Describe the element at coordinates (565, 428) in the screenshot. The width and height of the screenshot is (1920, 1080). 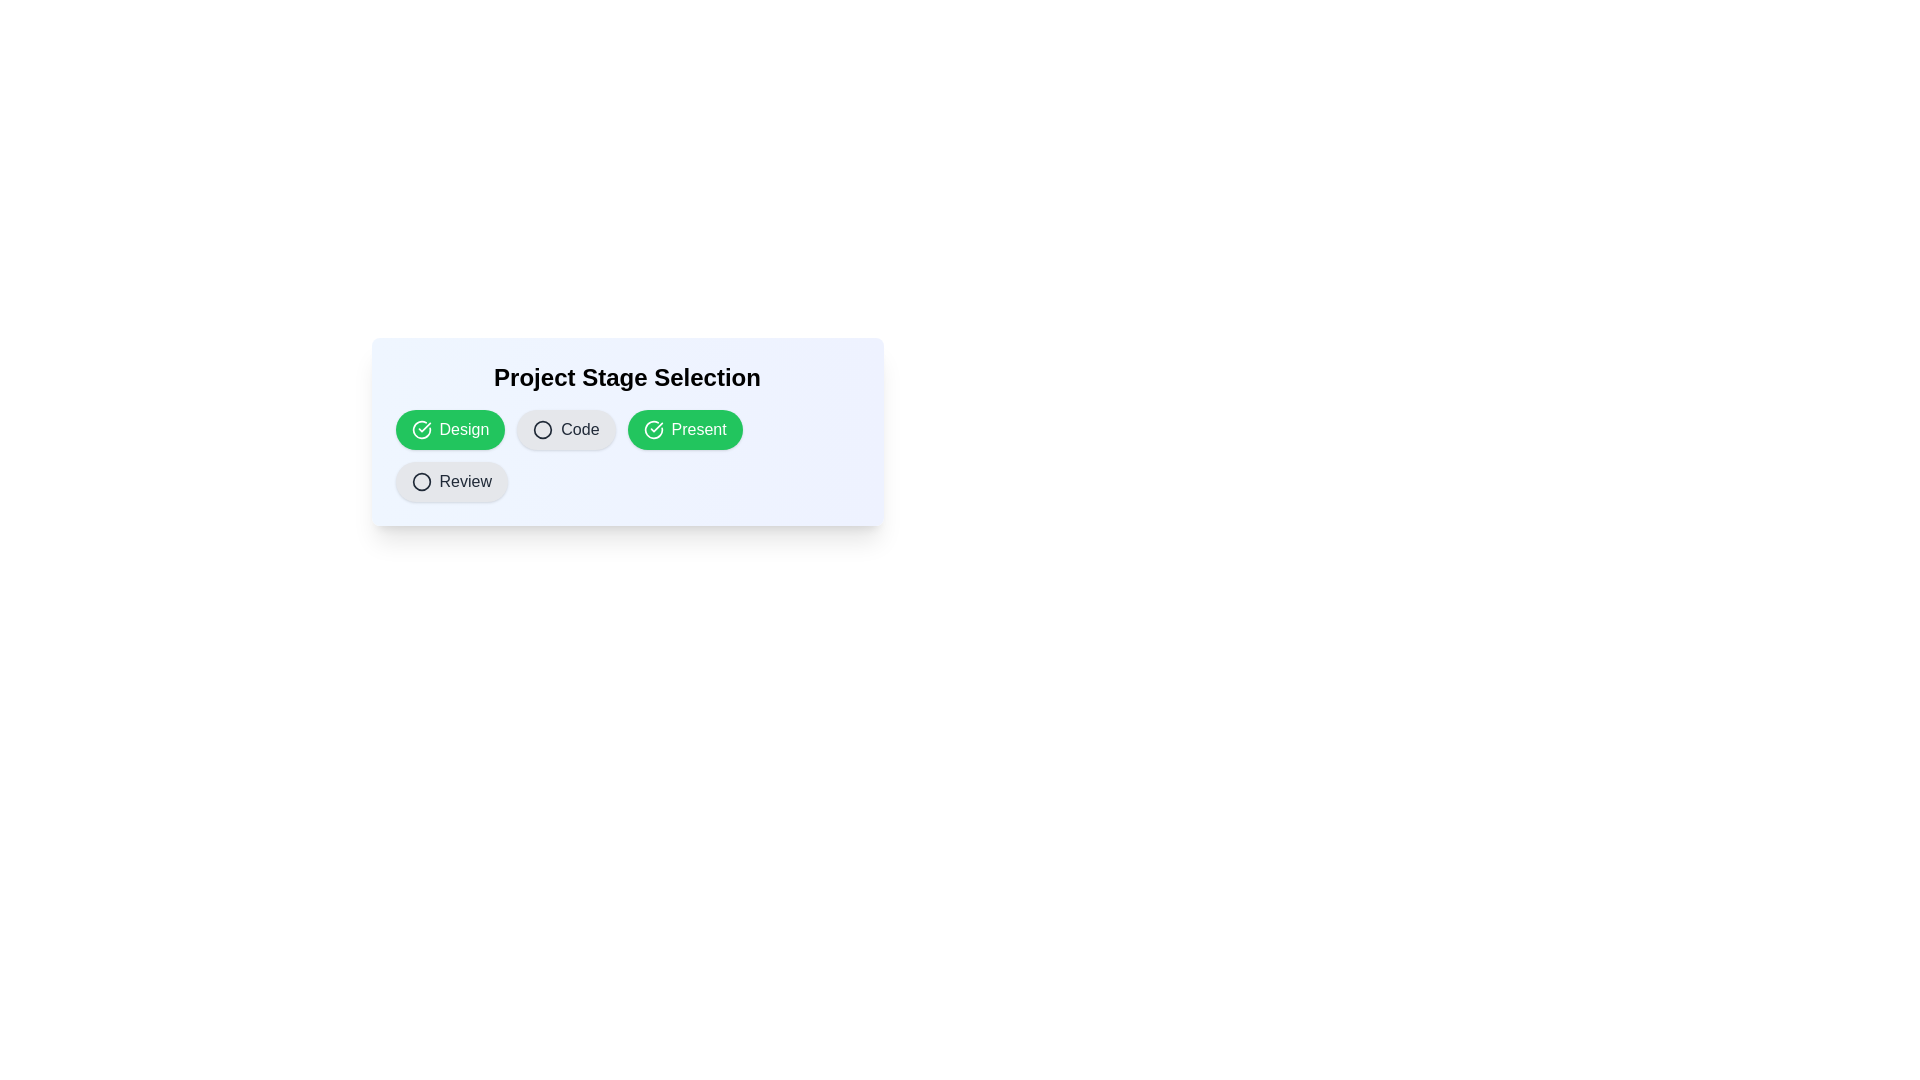
I see `the chip labeled Code` at that location.